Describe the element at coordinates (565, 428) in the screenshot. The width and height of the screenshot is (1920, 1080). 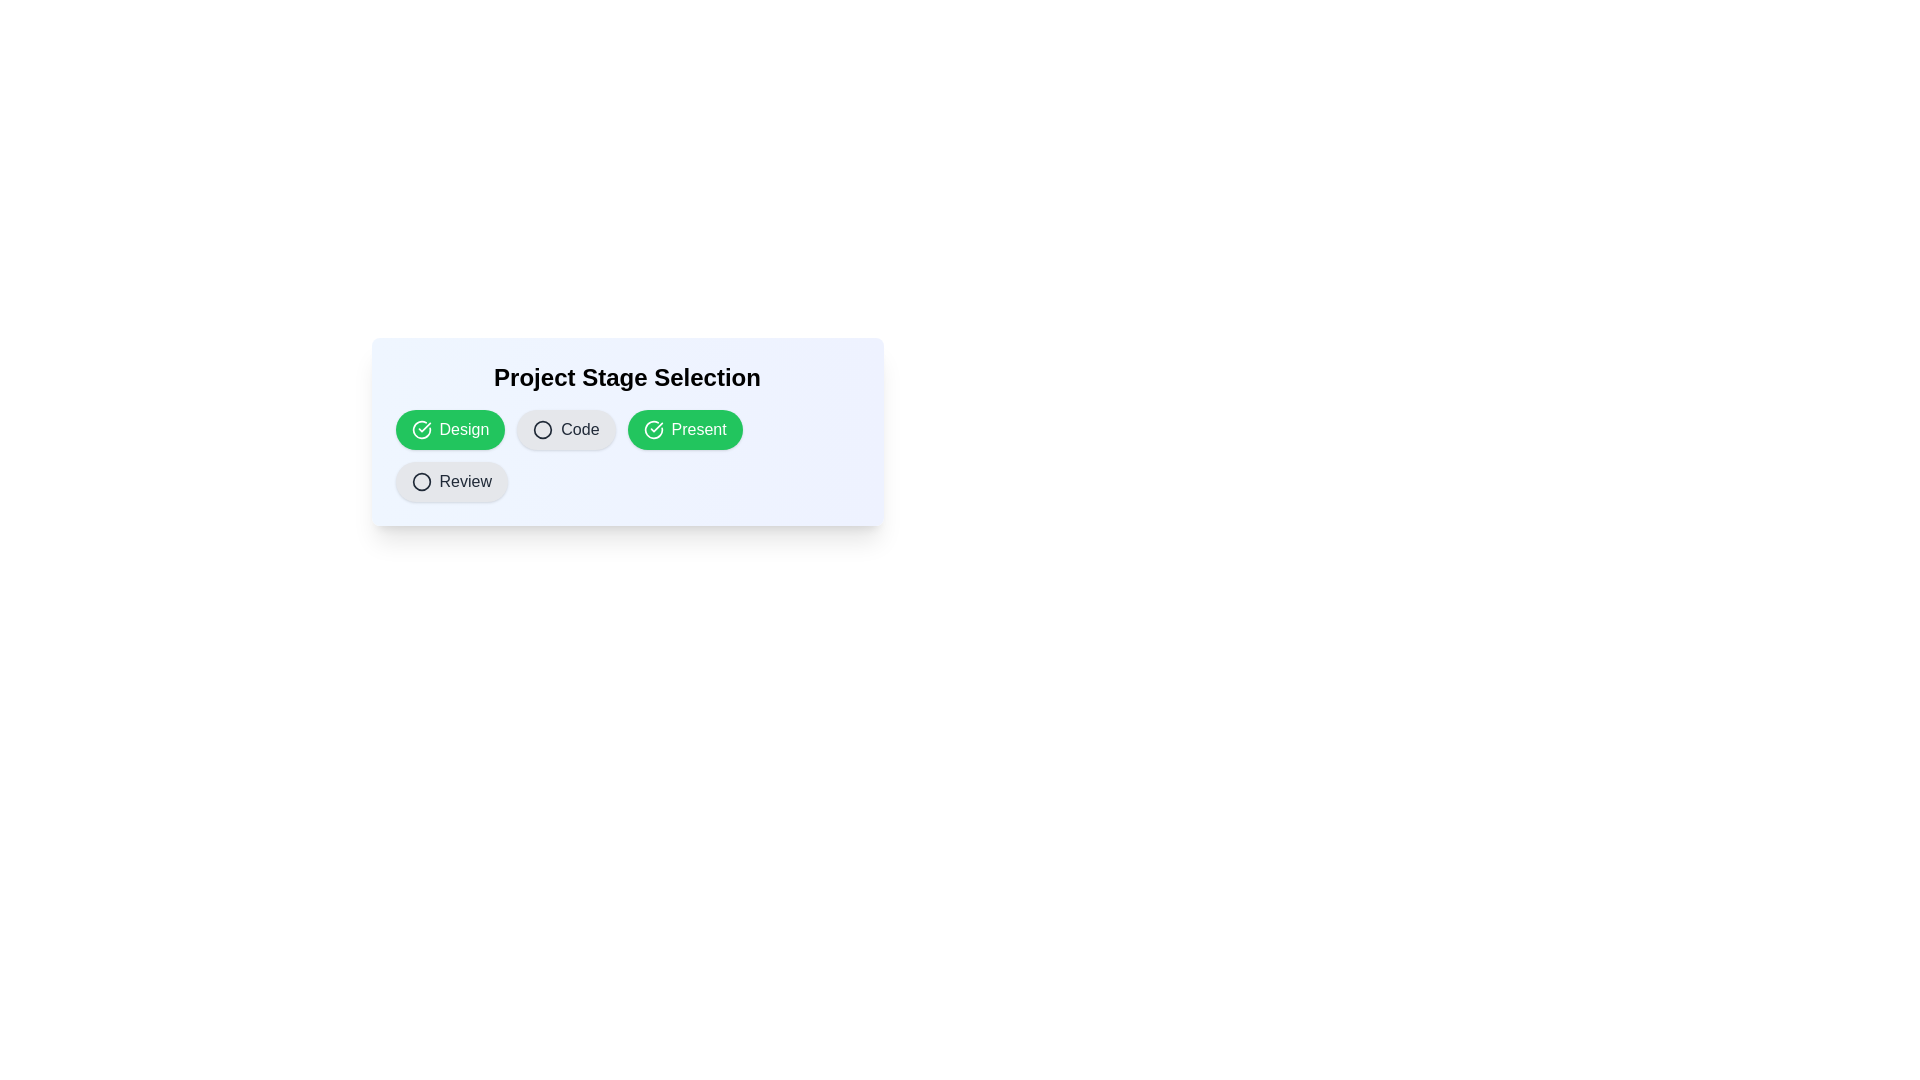
I see `the chip labeled Code` at that location.